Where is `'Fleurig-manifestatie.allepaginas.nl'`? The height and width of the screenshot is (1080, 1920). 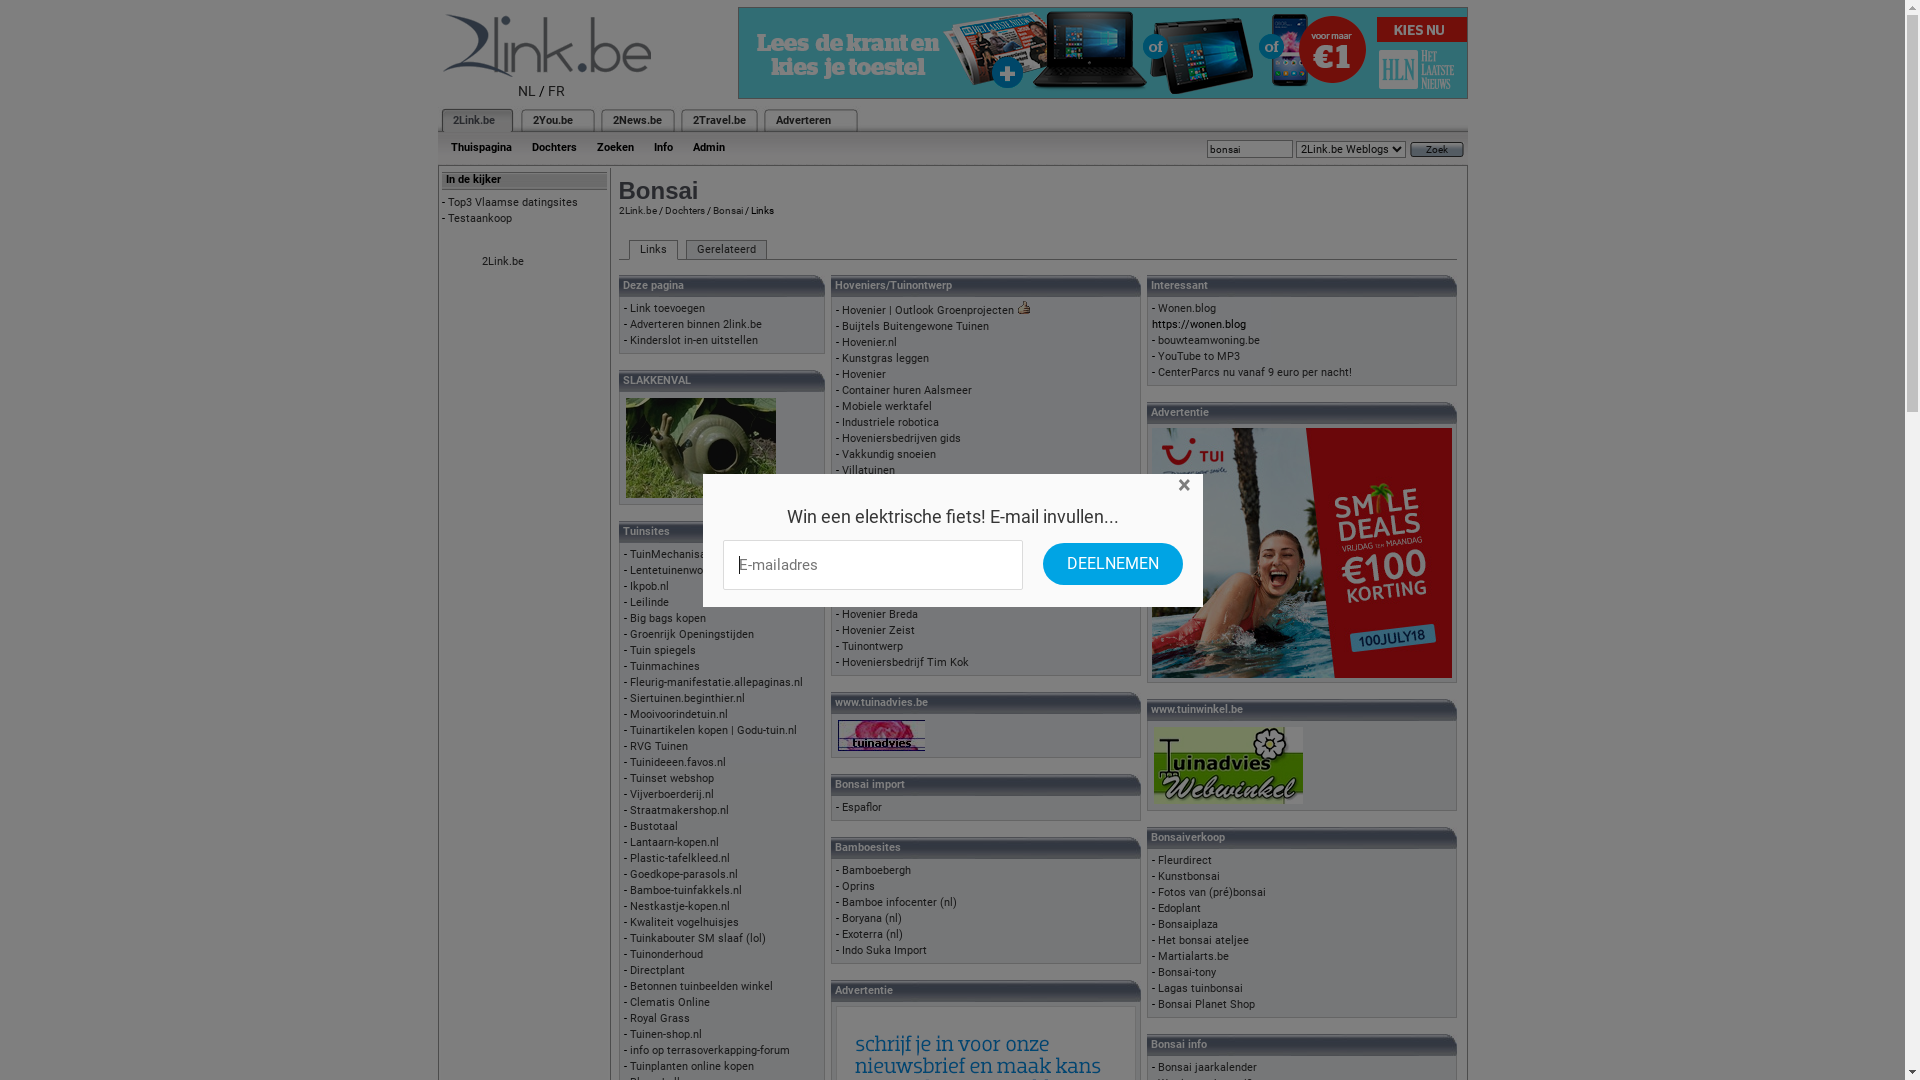 'Fleurig-manifestatie.allepaginas.nl' is located at coordinates (628, 681).